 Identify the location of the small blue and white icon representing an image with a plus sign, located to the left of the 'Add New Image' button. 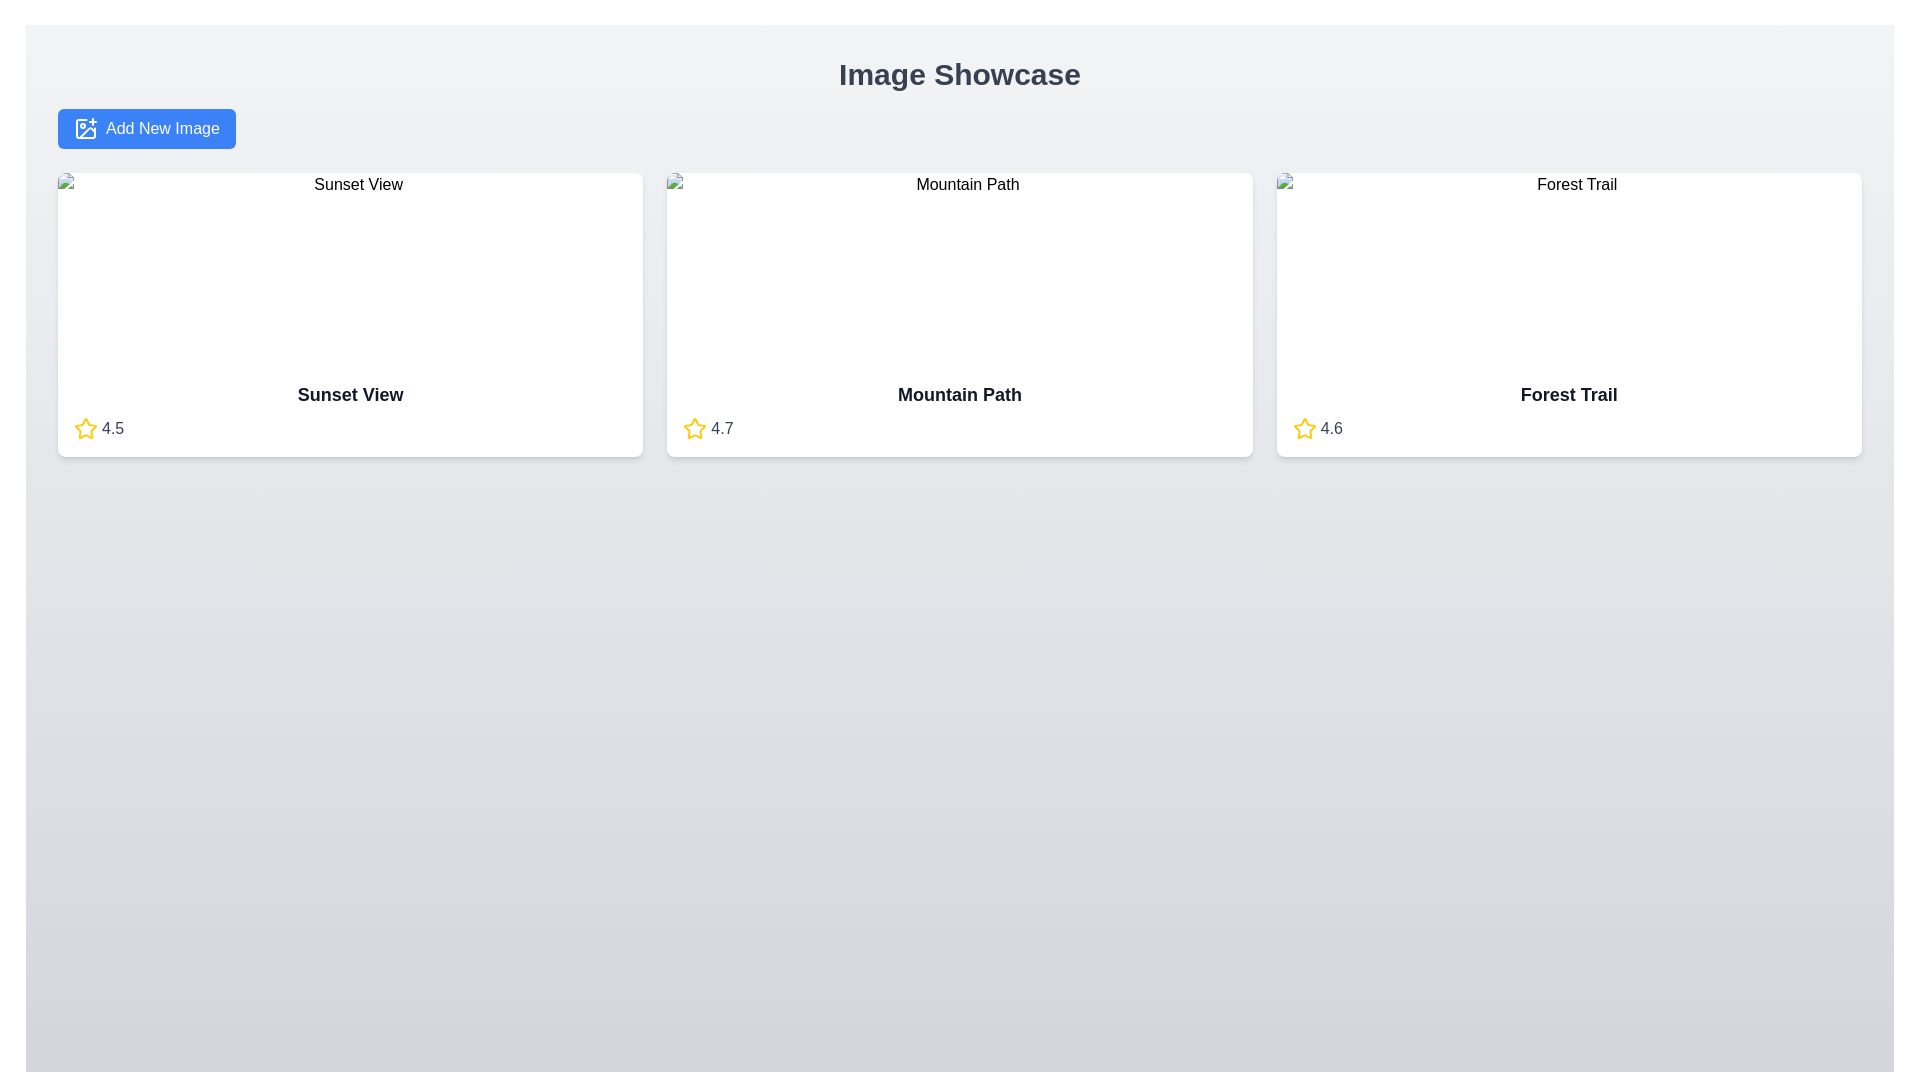
(85, 128).